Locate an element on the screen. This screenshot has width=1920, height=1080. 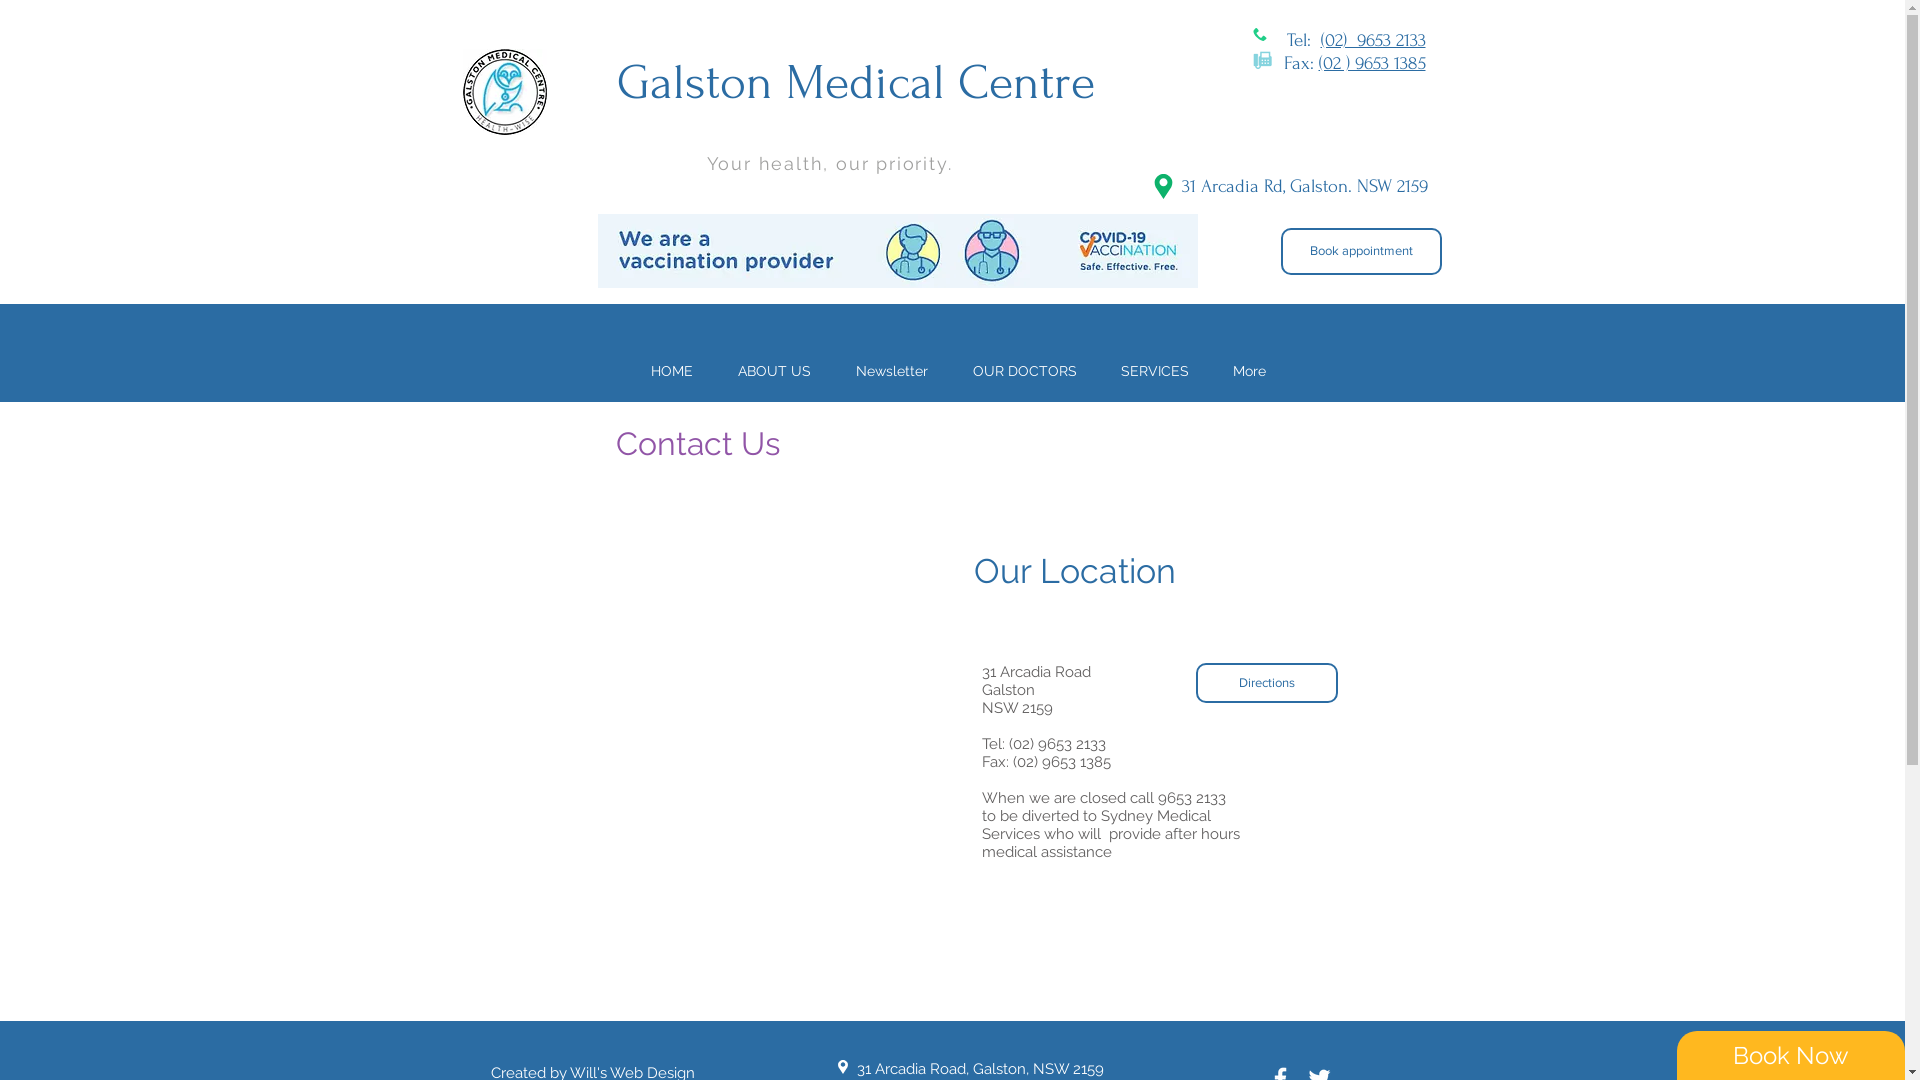
'Directions' is located at coordinates (1266, 681).